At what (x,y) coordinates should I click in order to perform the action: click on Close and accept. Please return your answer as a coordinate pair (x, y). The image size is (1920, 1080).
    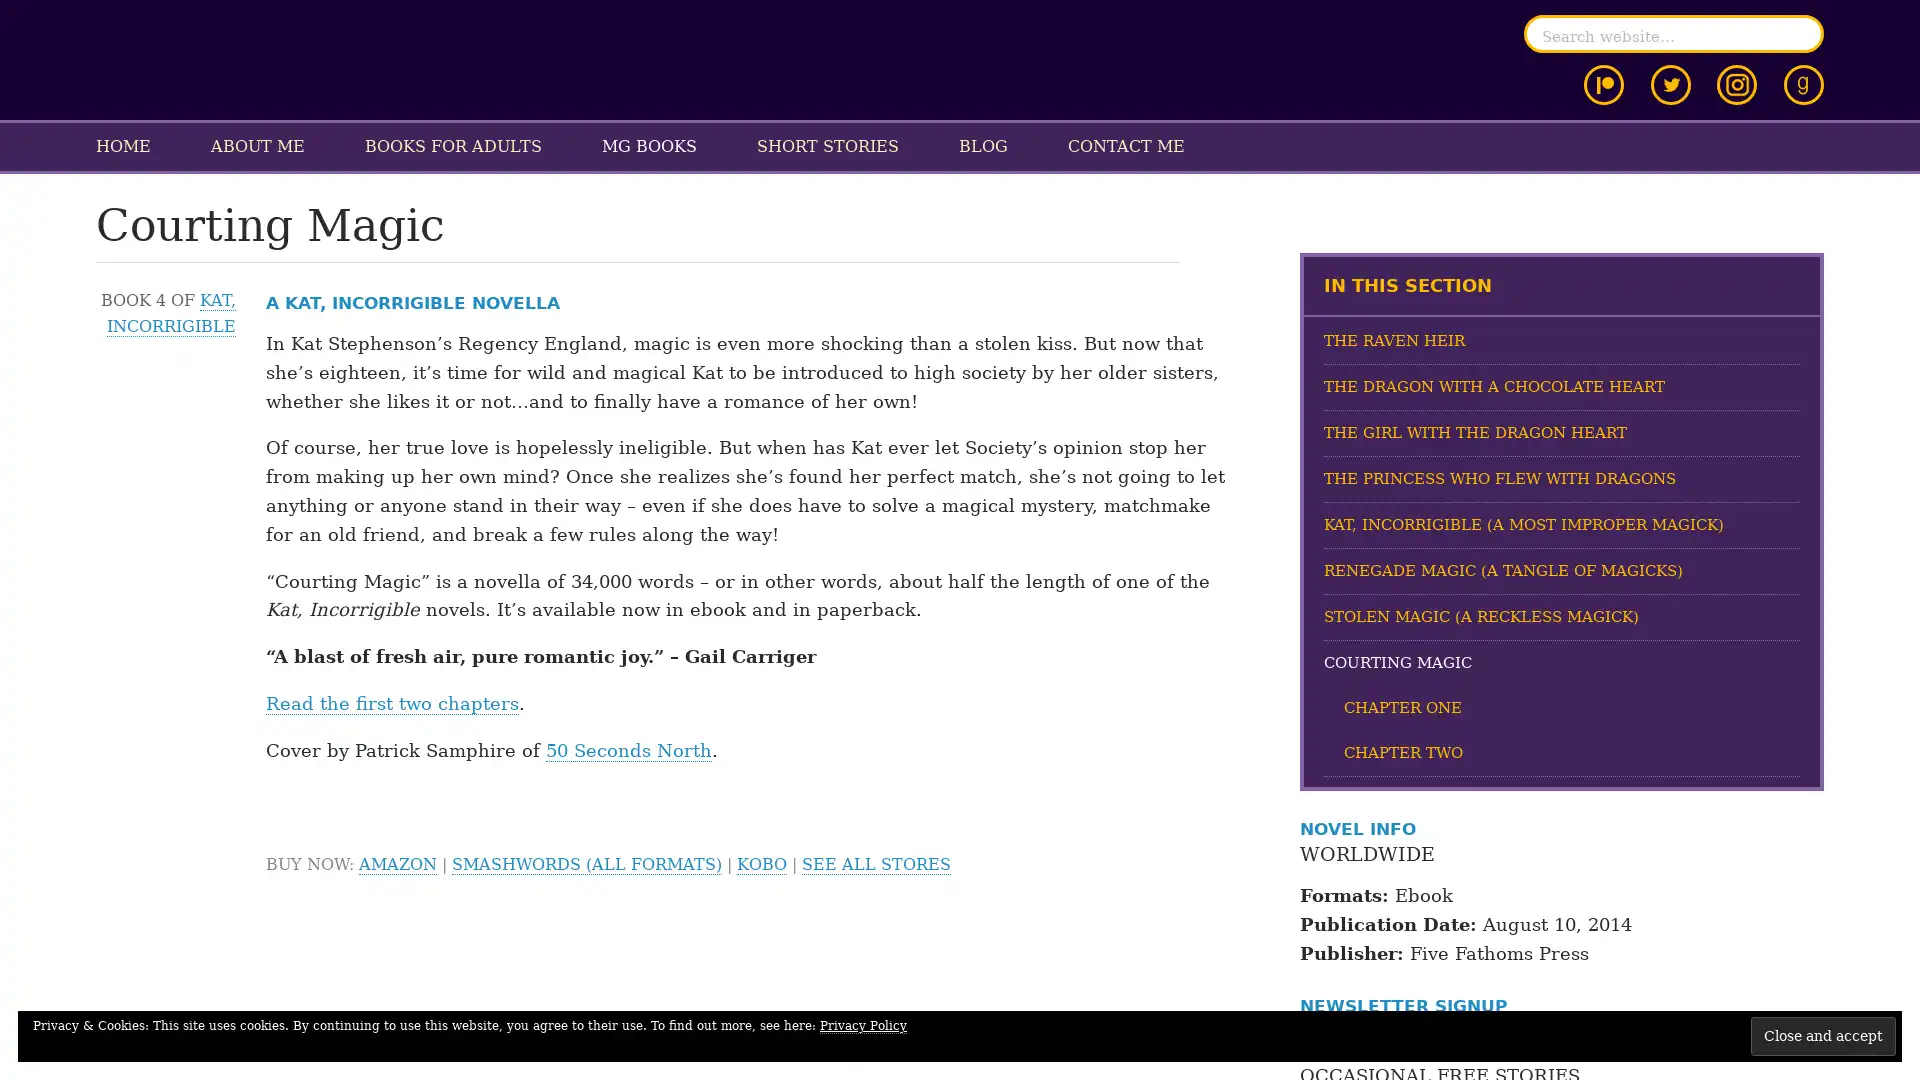
    Looking at the image, I should click on (1823, 1035).